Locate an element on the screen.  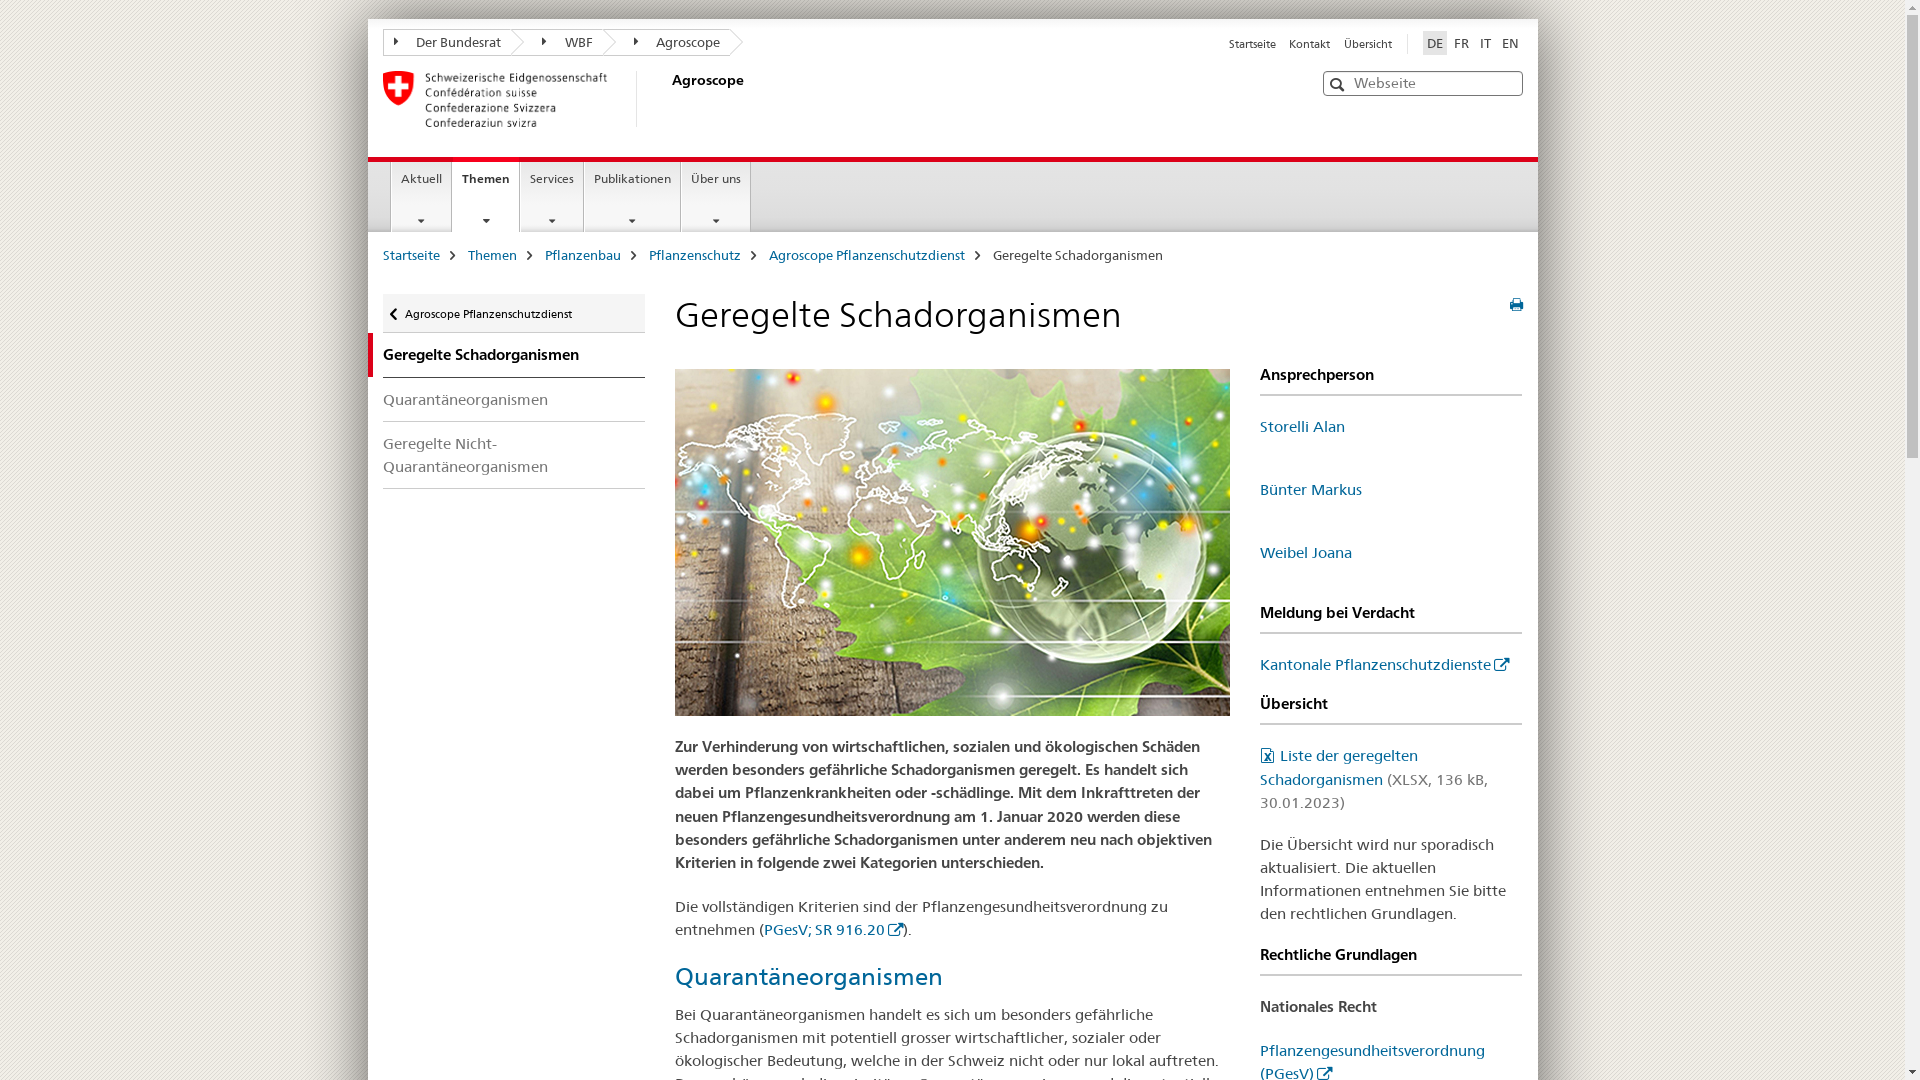
'Storelli Alan' is located at coordinates (1258, 425).